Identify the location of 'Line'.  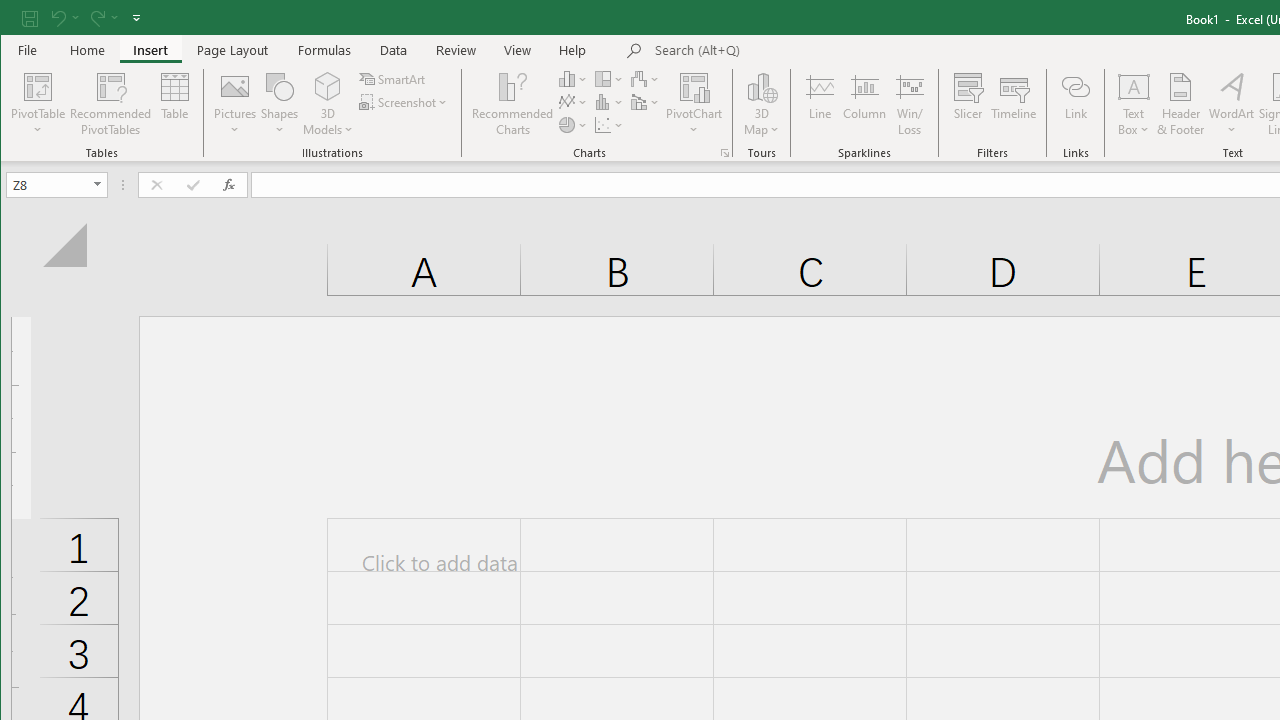
(819, 104).